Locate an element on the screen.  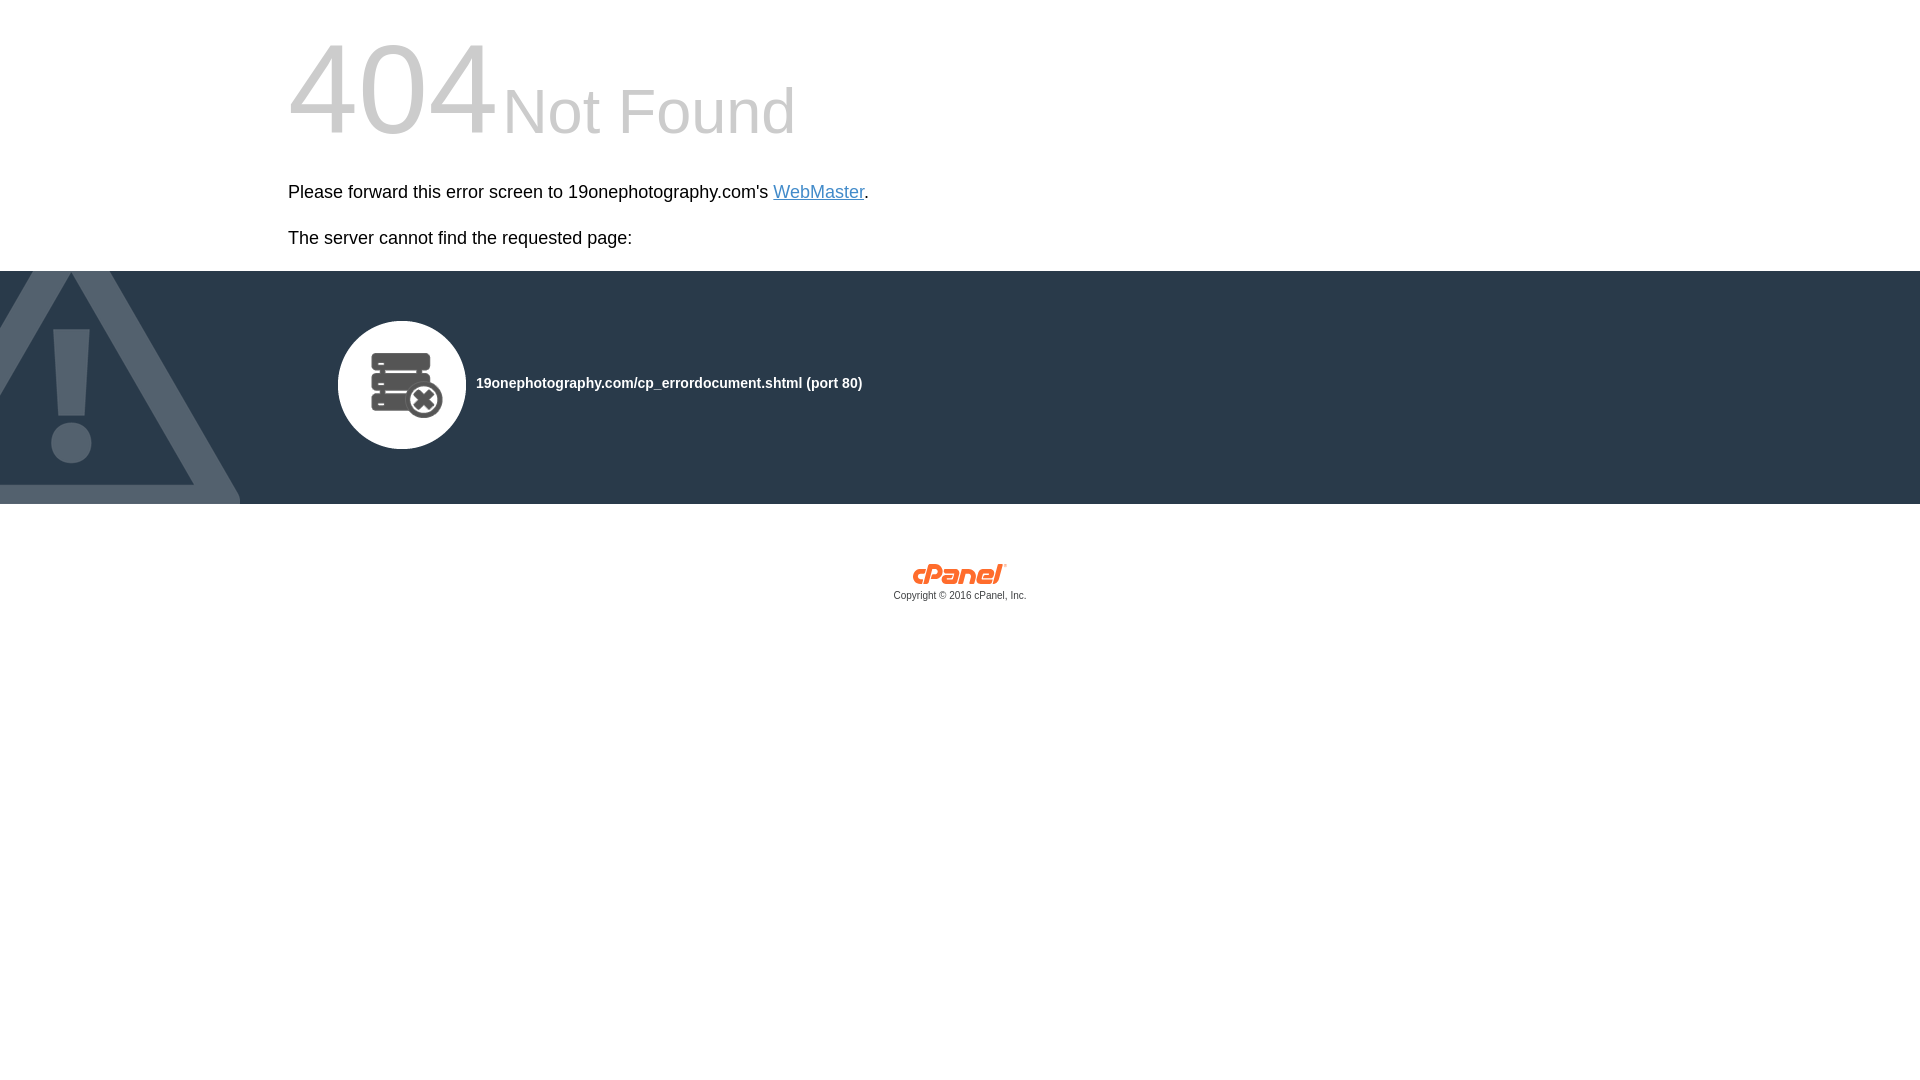
'WebMaster' is located at coordinates (818, 192).